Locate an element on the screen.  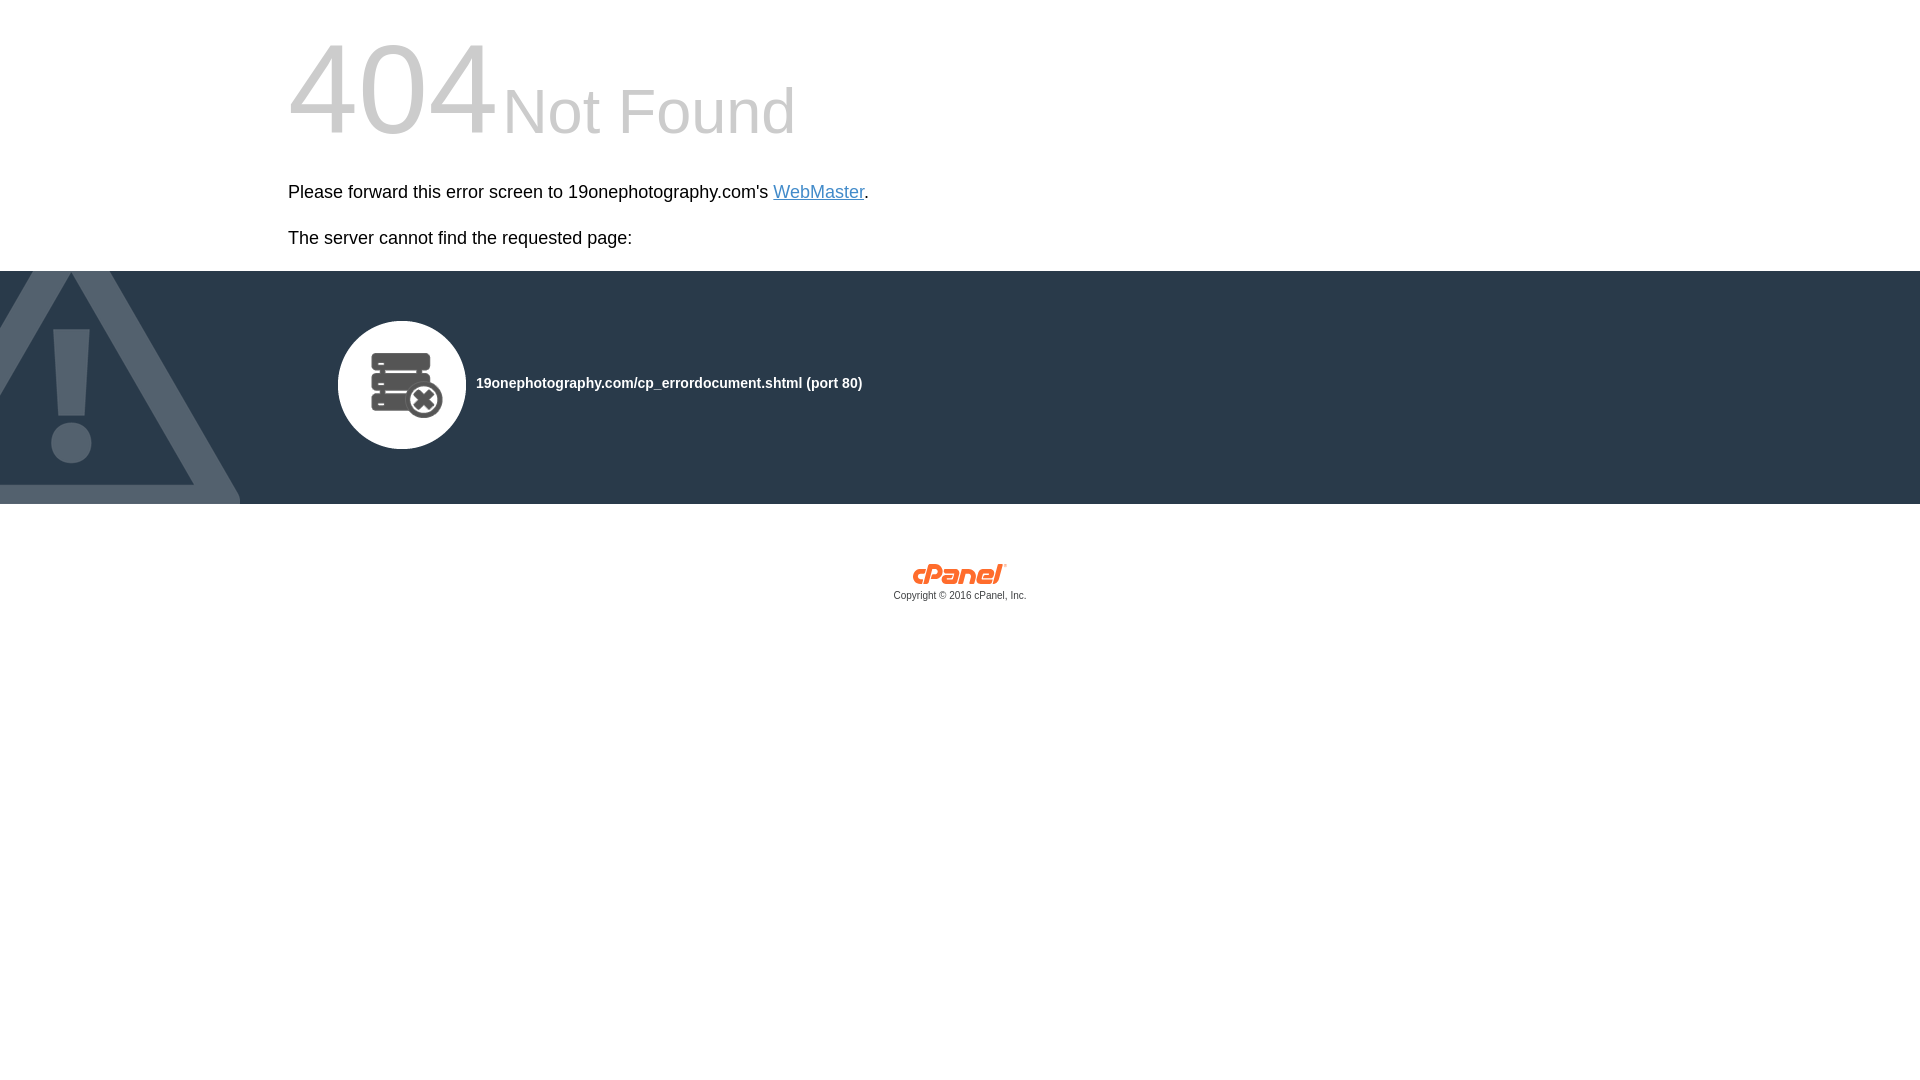
'WebMaster' is located at coordinates (818, 192).